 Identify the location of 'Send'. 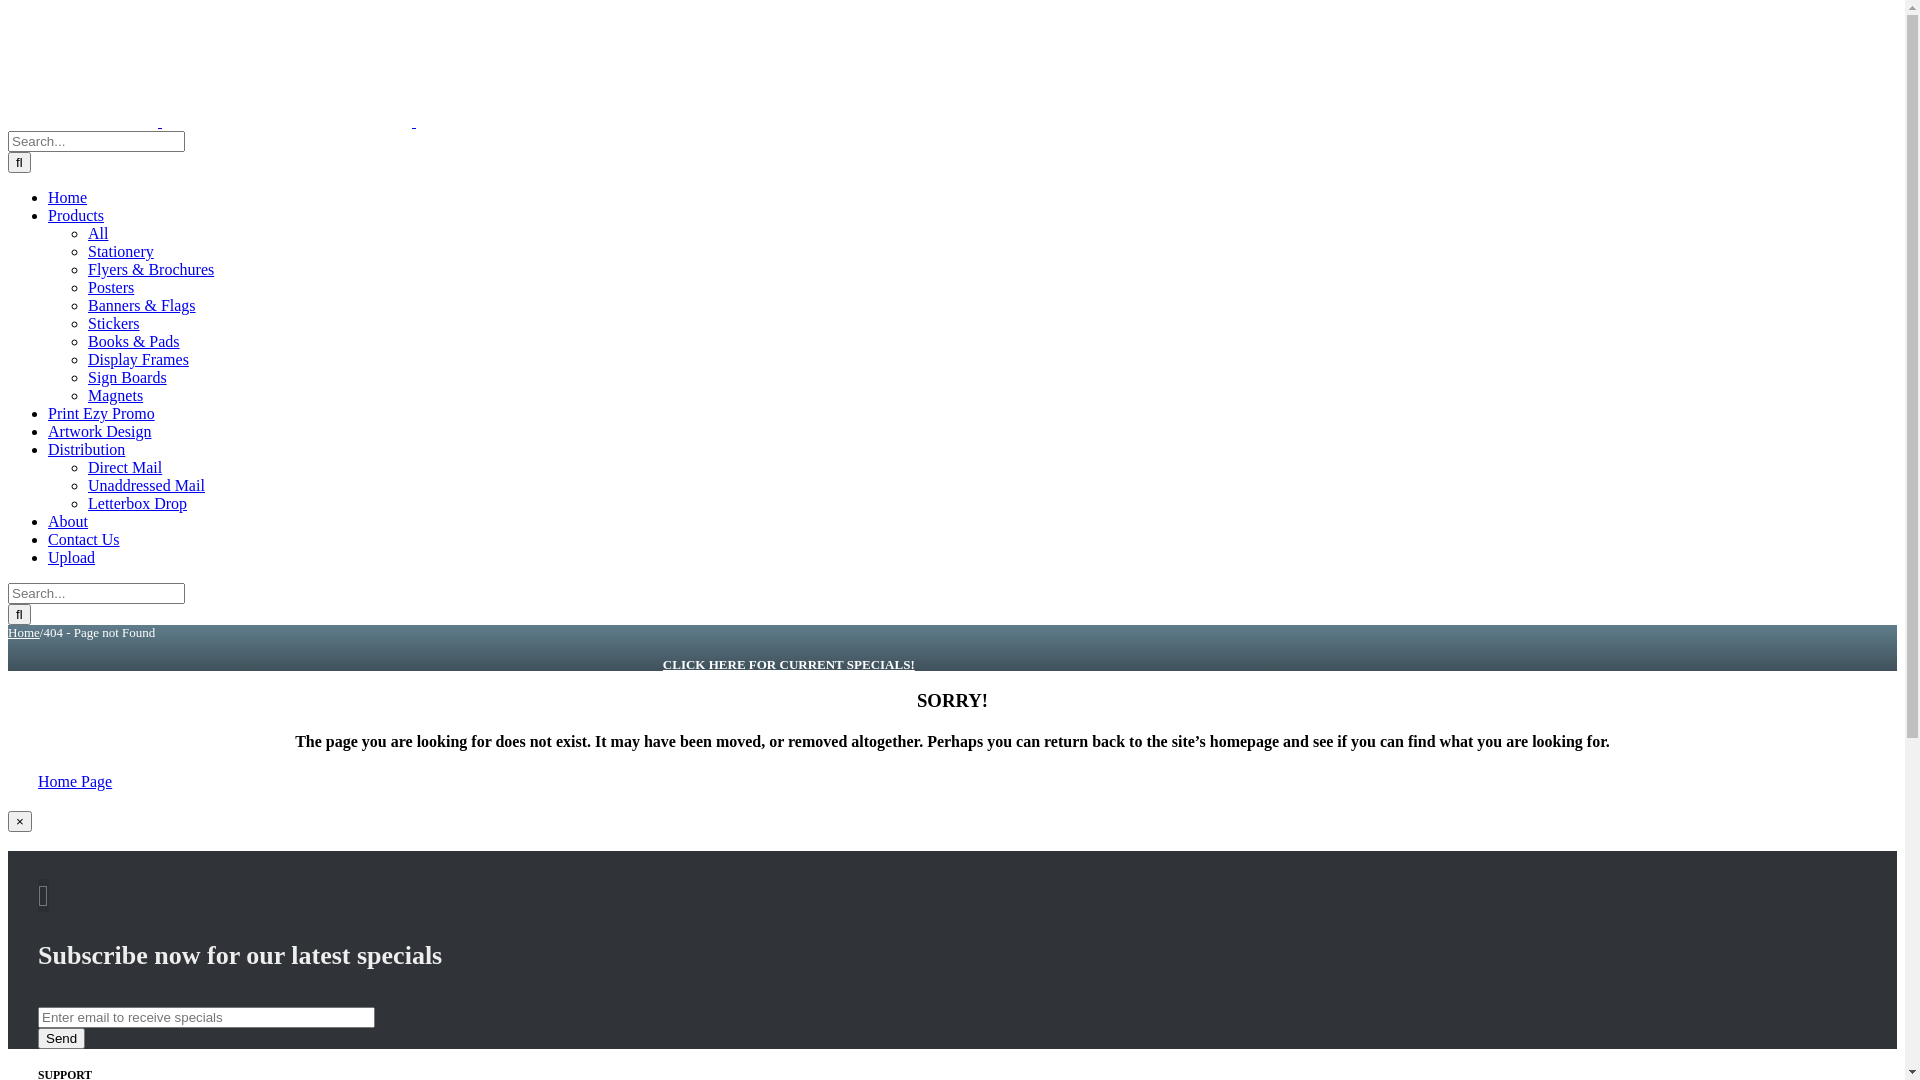
(61, 1037).